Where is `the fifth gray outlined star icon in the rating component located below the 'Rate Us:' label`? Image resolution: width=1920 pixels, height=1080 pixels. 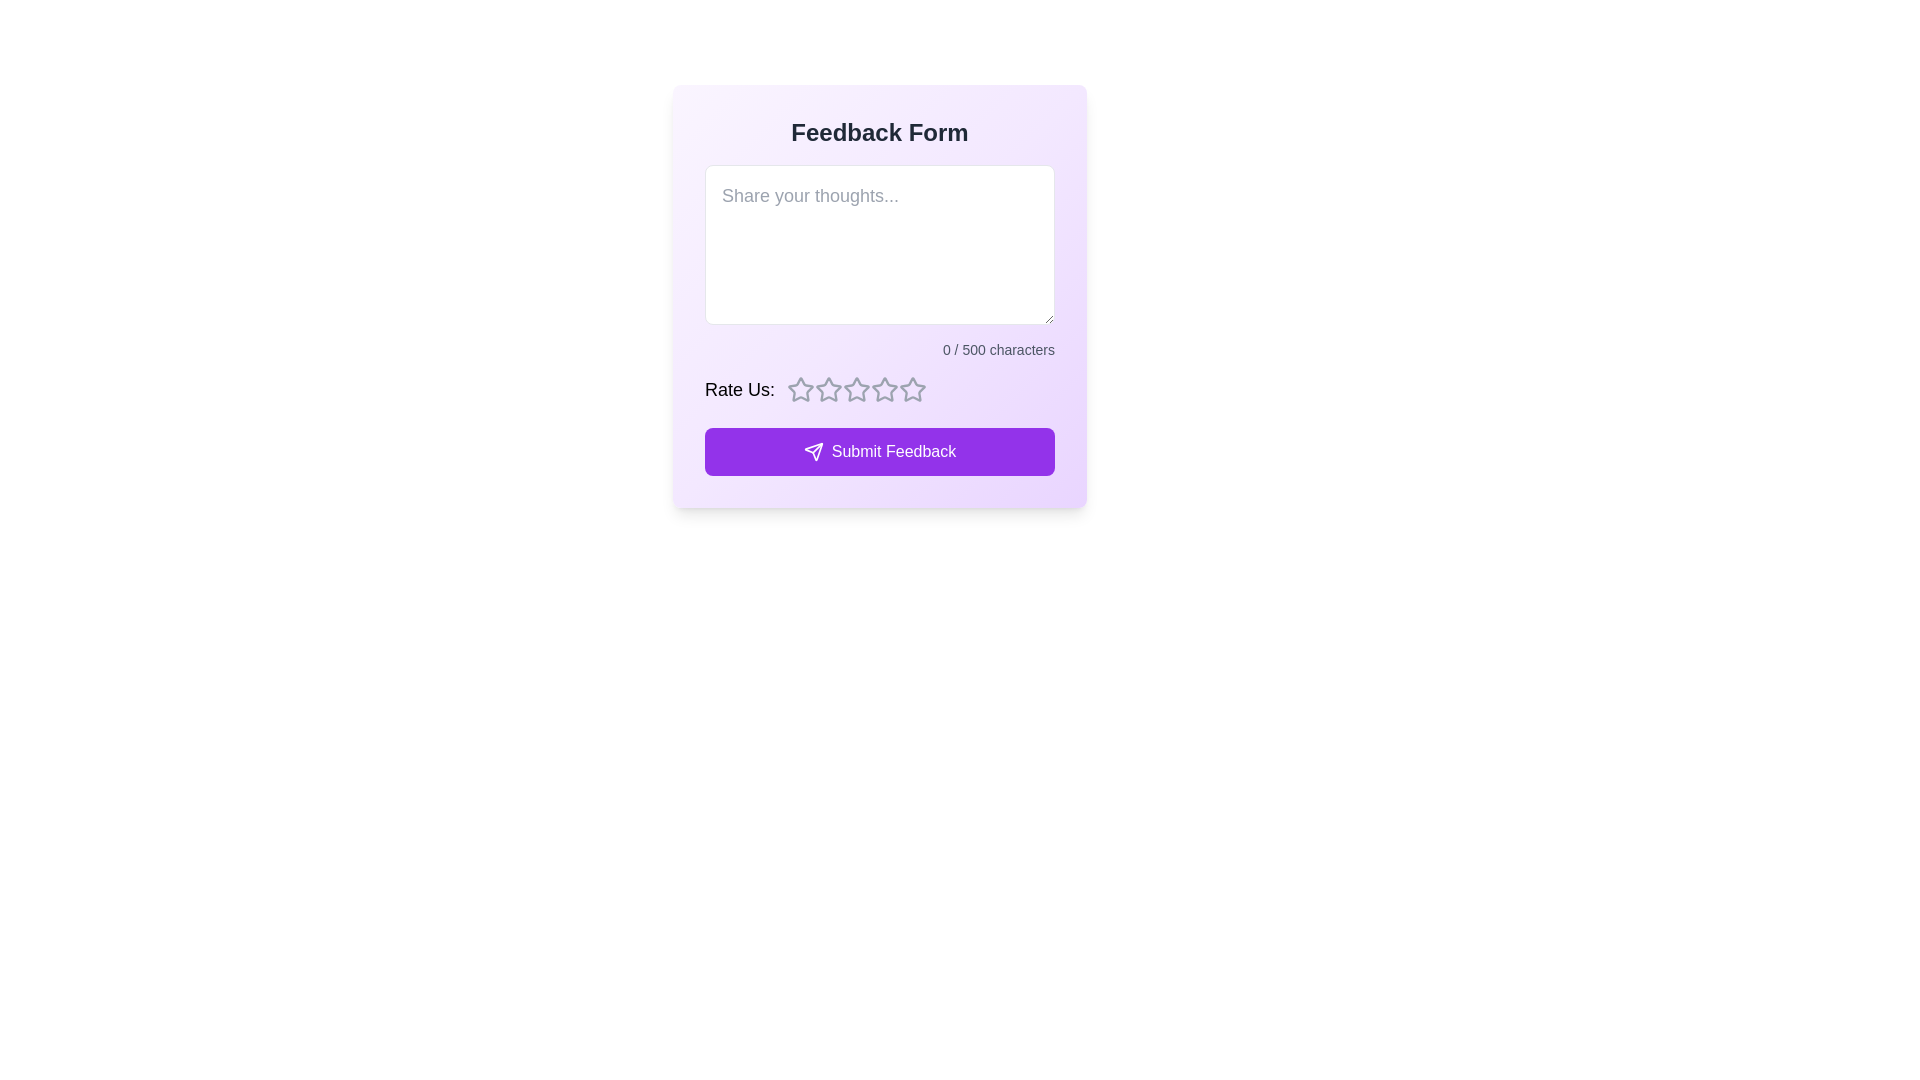 the fifth gray outlined star icon in the rating component located below the 'Rate Us:' label is located at coordinates (884, 389).